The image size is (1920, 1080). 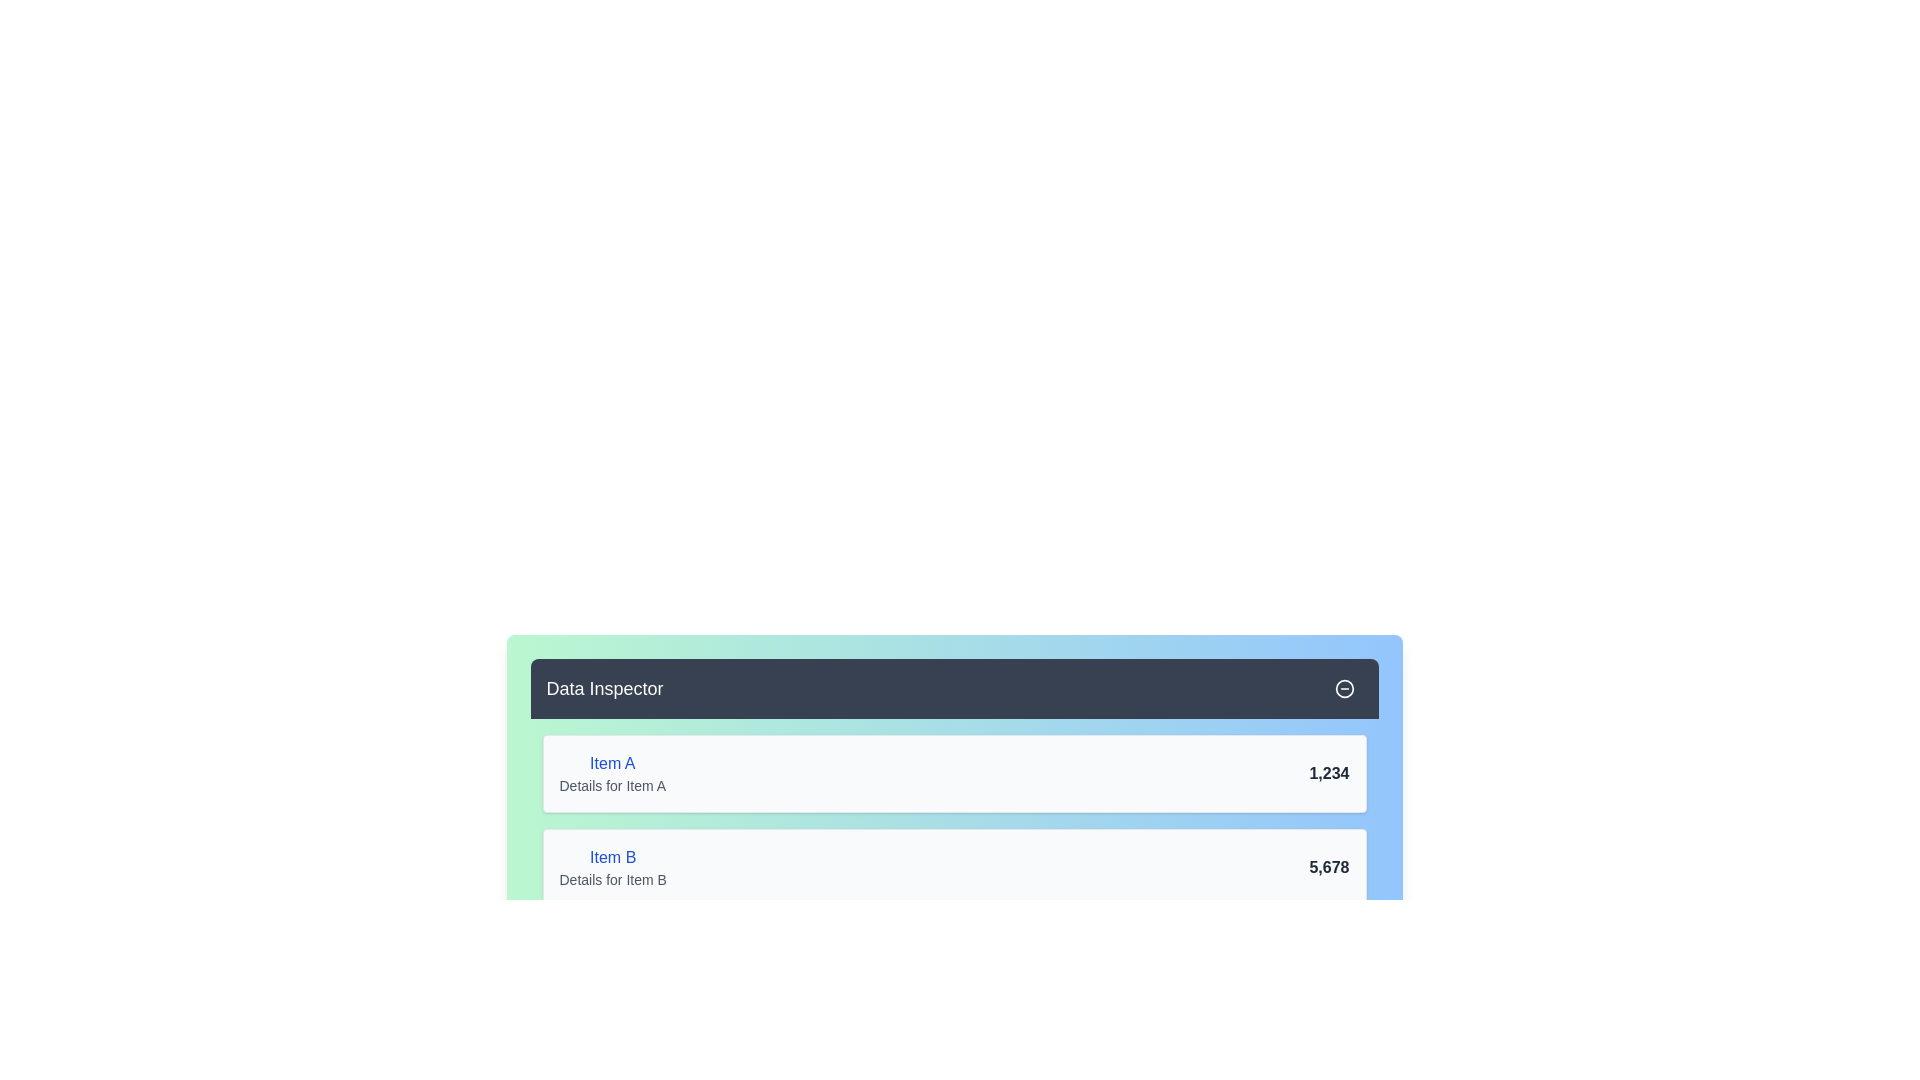 I want to click on the non-interactive text label providing information about 'Item B', located directly below 'Item B' in the 'Data Inspector' section, so click(x=612, y=878).